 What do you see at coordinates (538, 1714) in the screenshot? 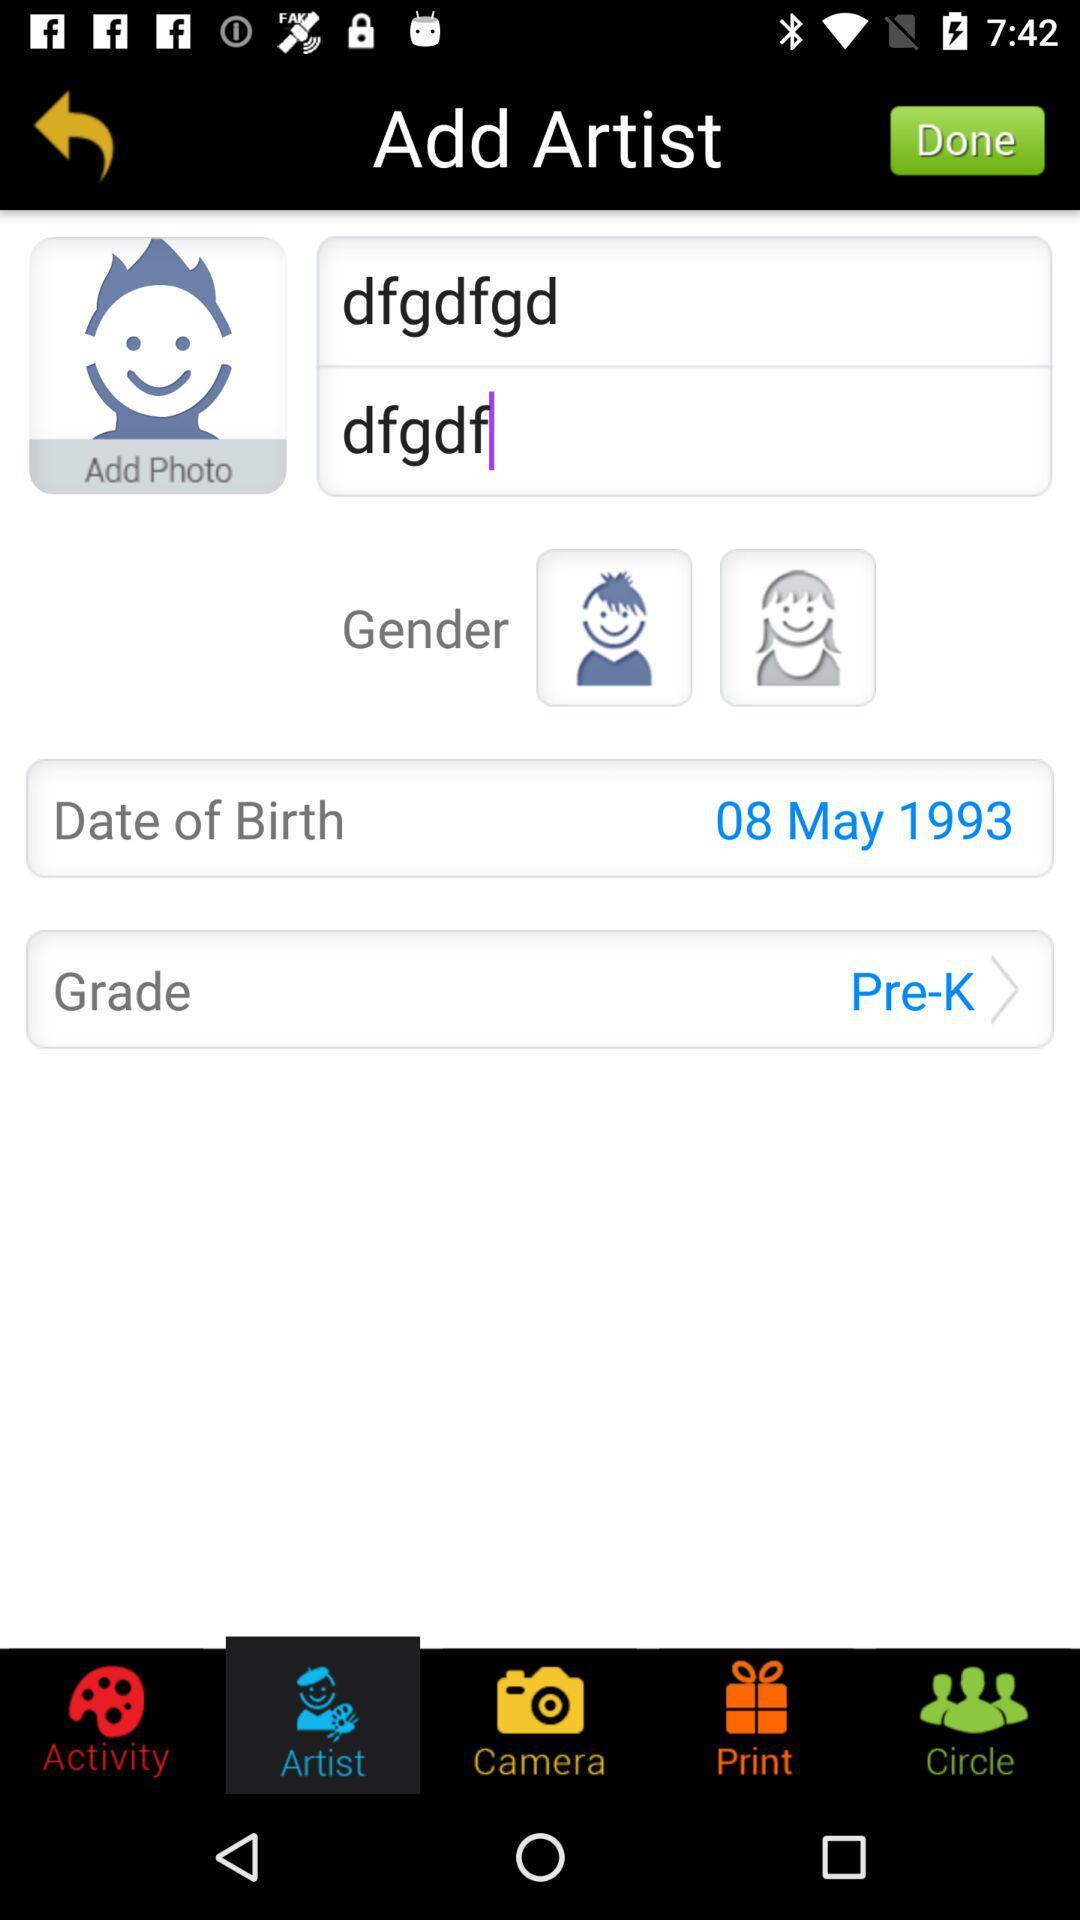
I see `the photo icon` at bounding box center [538, 1714].